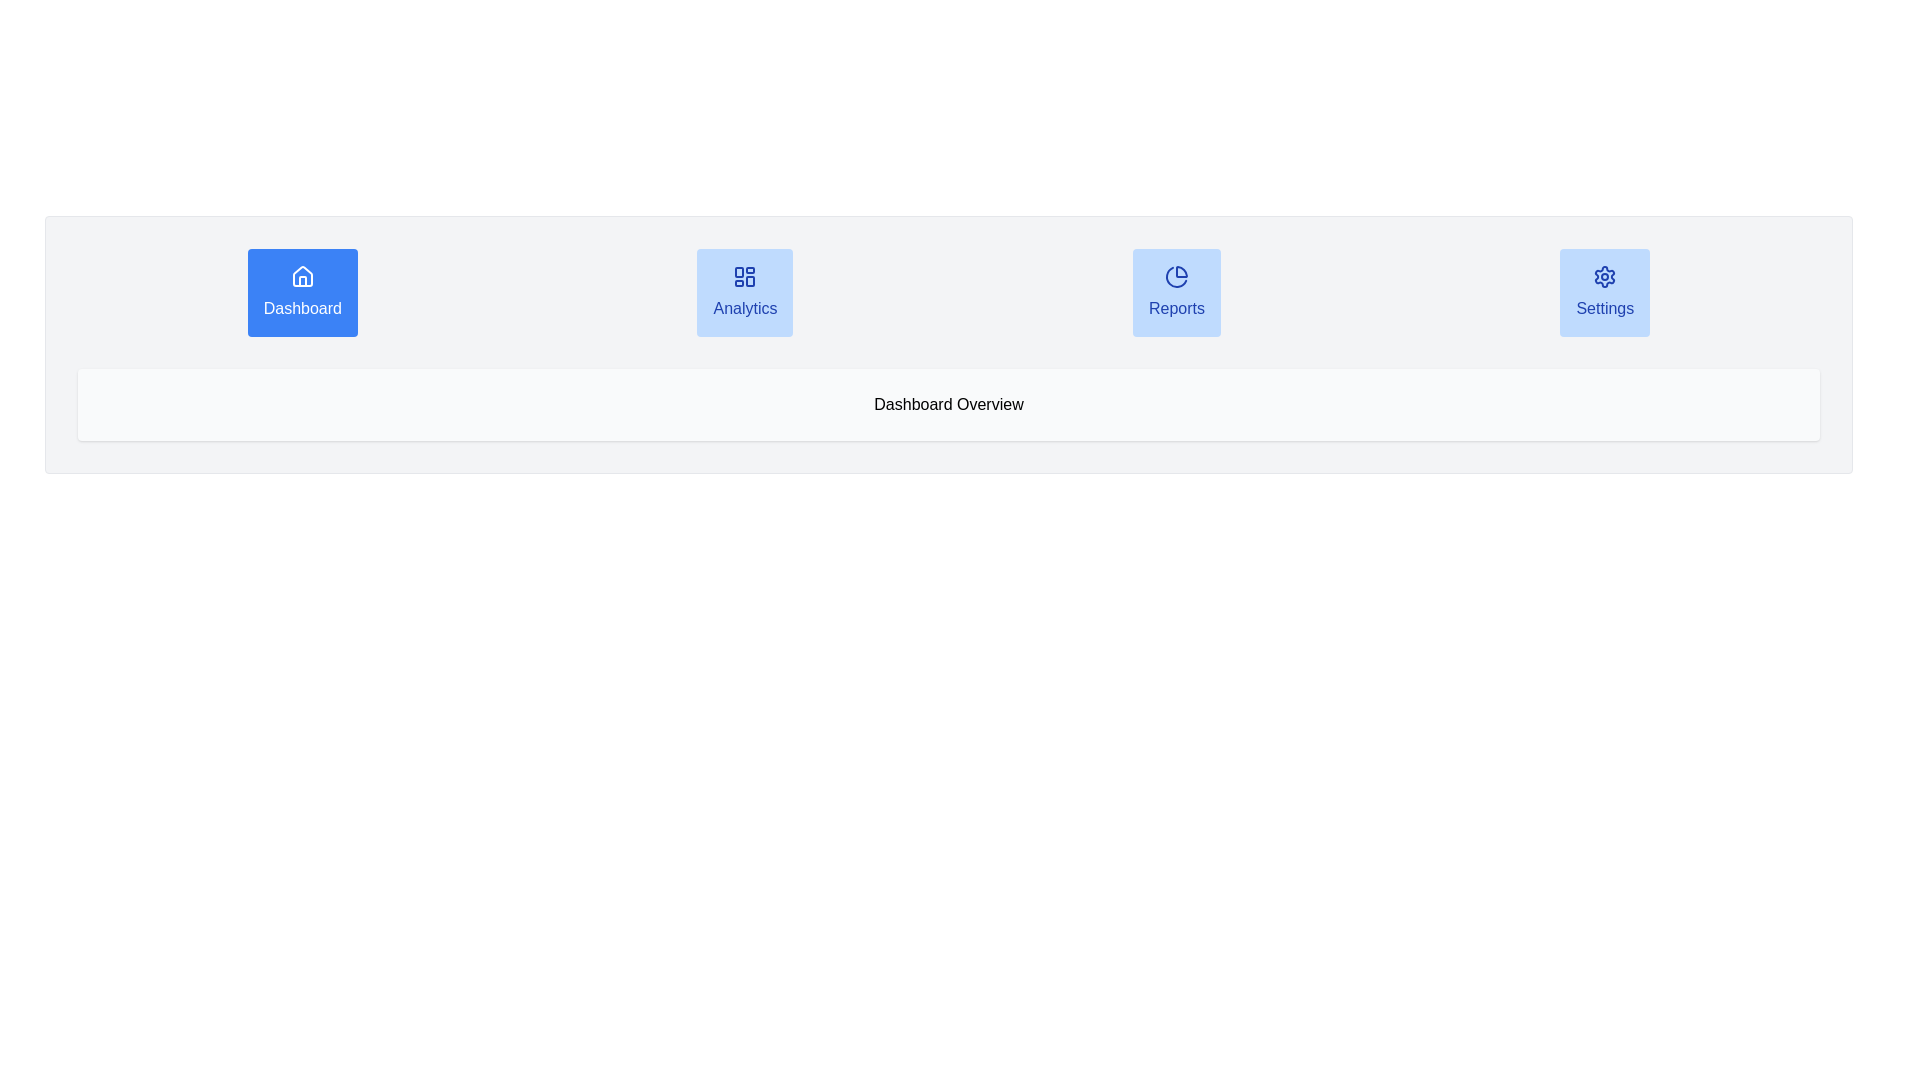 Image resolution: width=1920 pixels, height=1080 pixels. What do you see at coordinates (1176, 293) in the screenshot?
I see `the navigation button located to the right of the 'Analytics' button and to the left of the 'Settings' button` at bounding box center [1176, 293].